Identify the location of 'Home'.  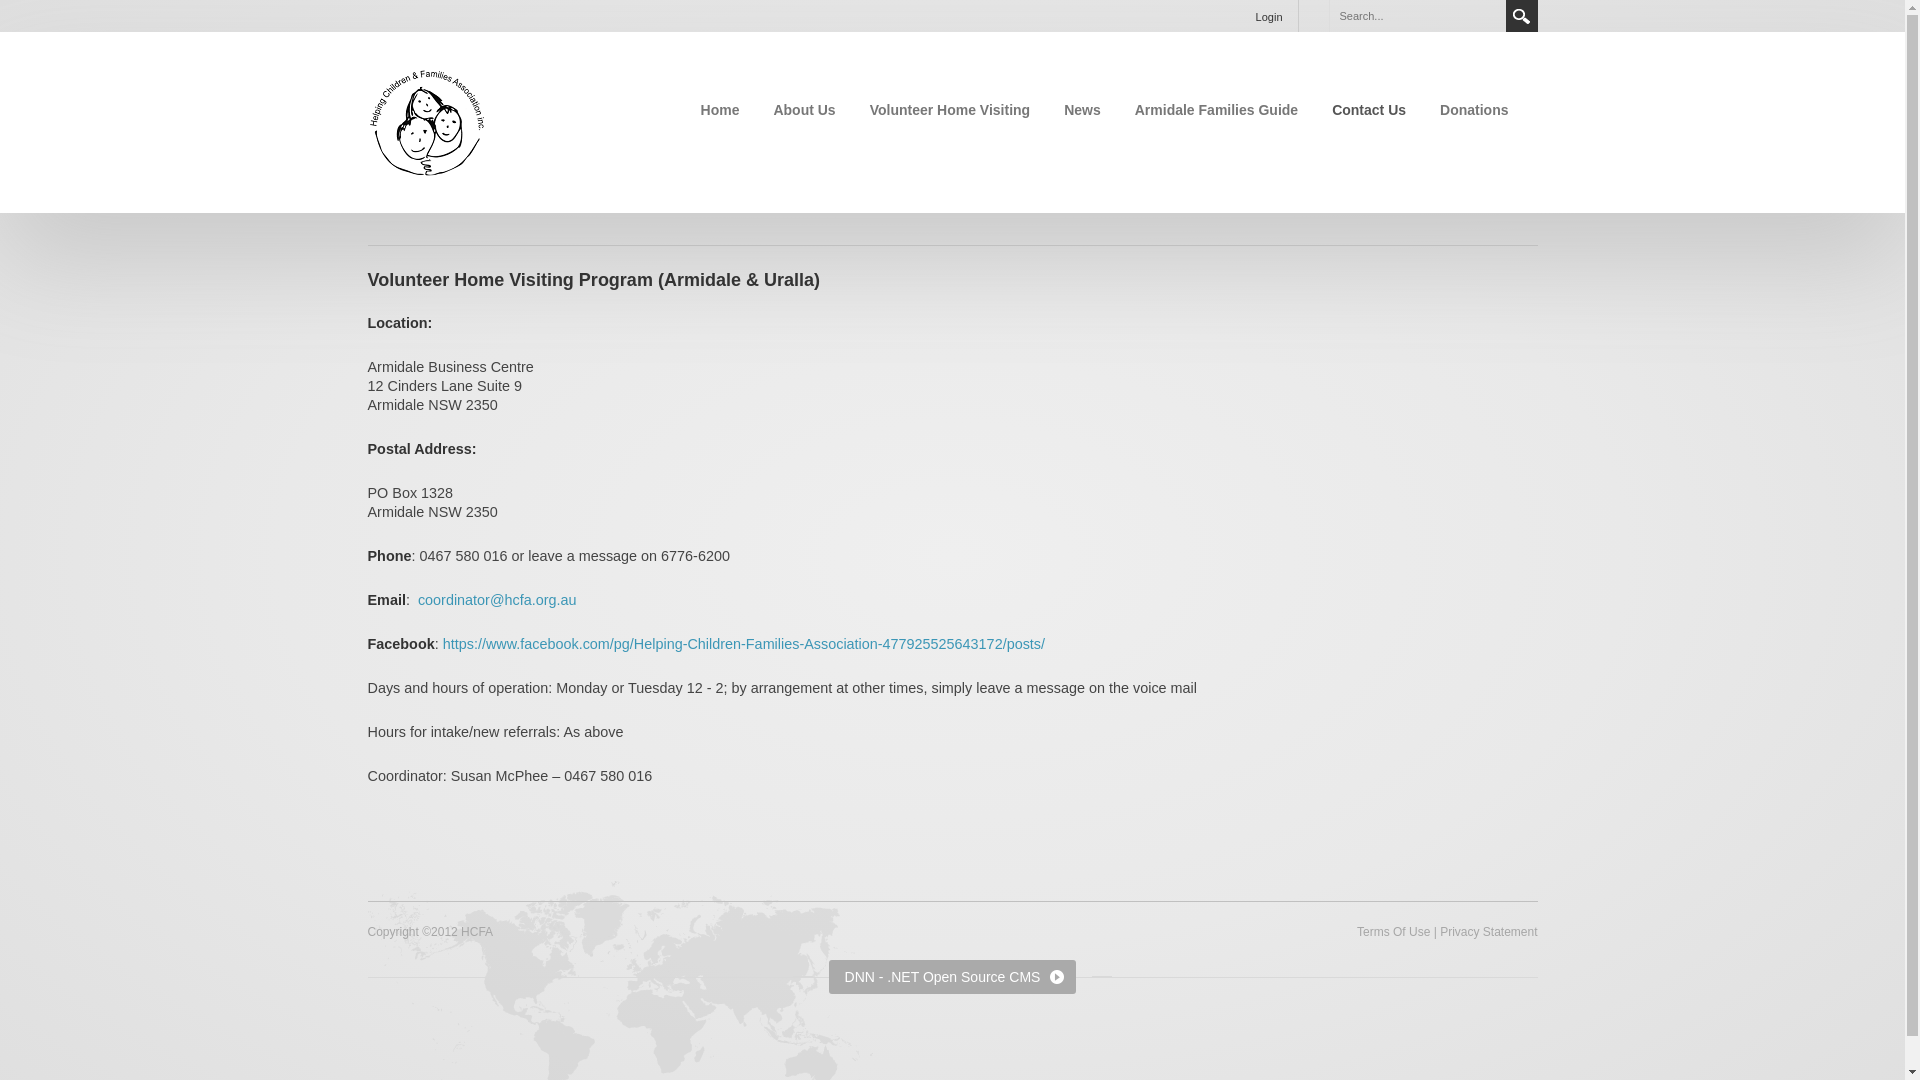
(720, 110).